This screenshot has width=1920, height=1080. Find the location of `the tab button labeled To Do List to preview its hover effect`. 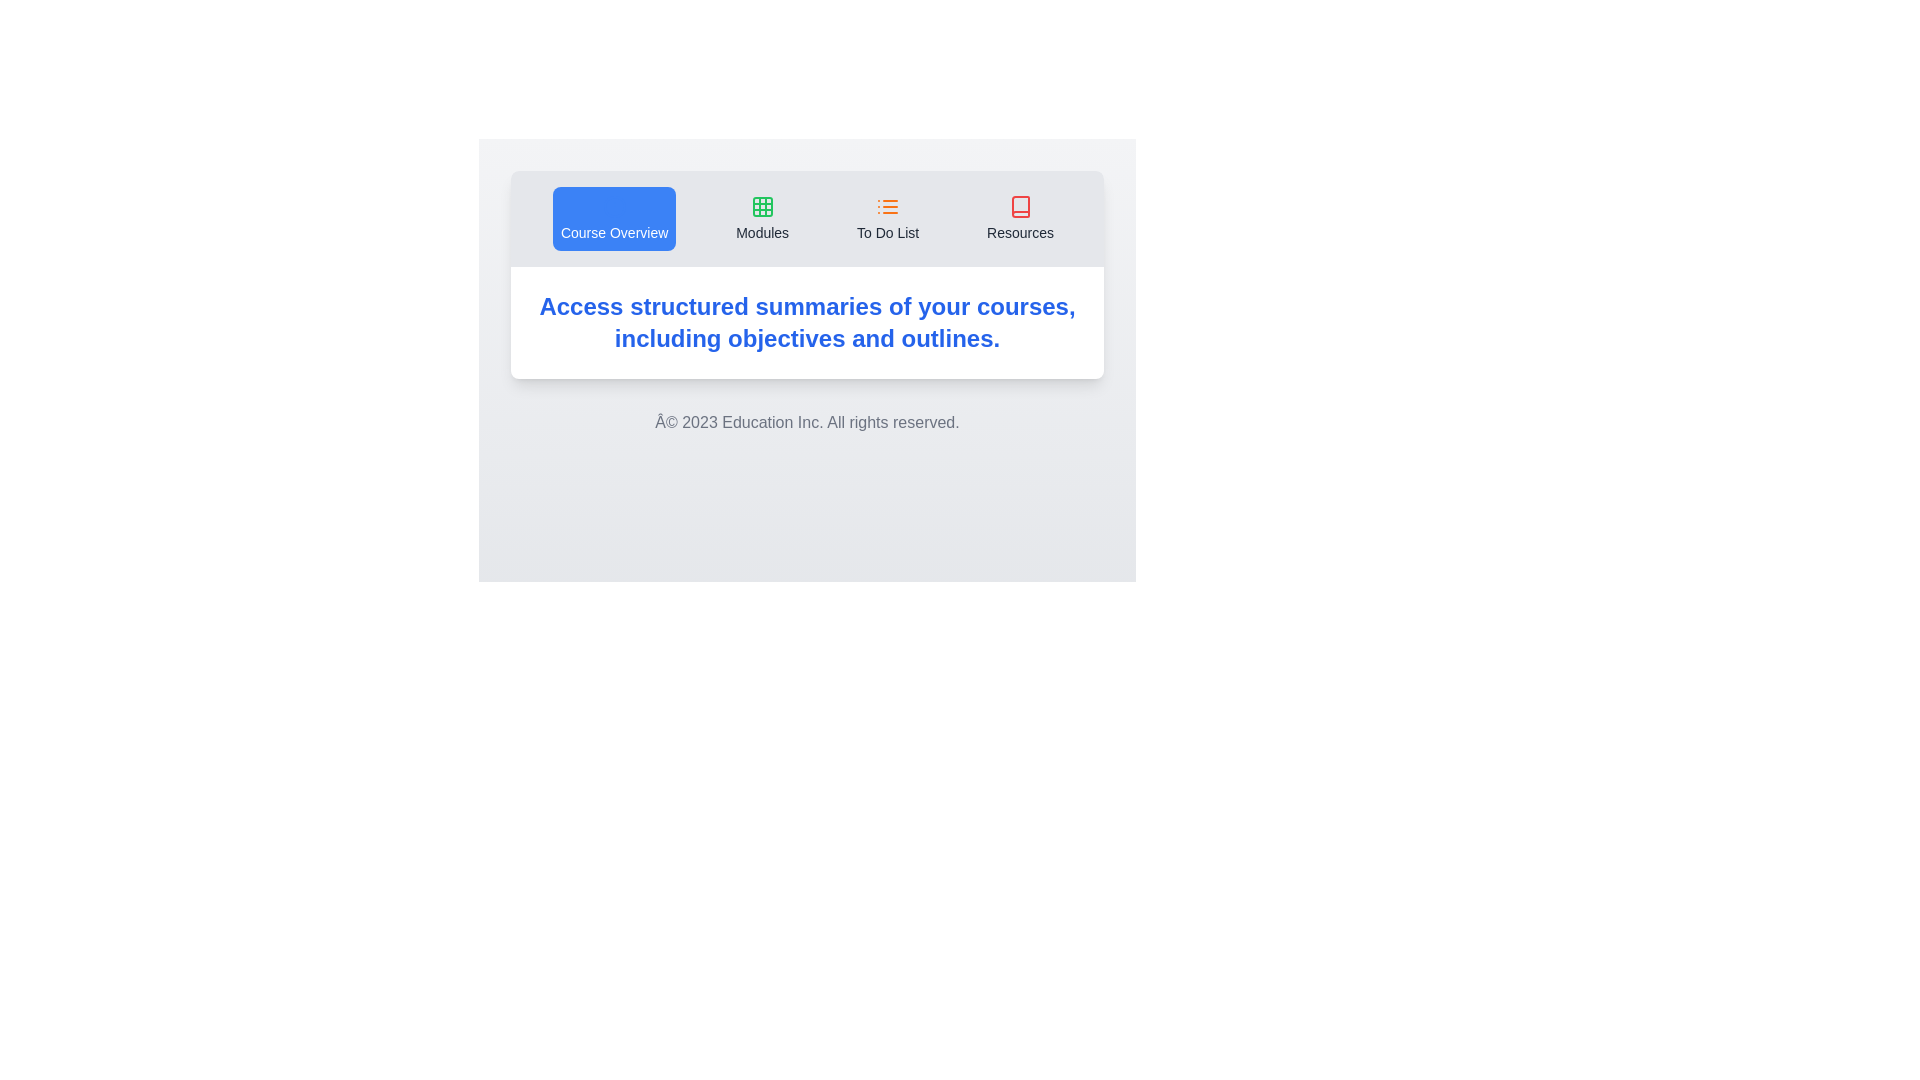

the tab button labeled To Do List to preview its hover effect is located at coordinates (887, 219).